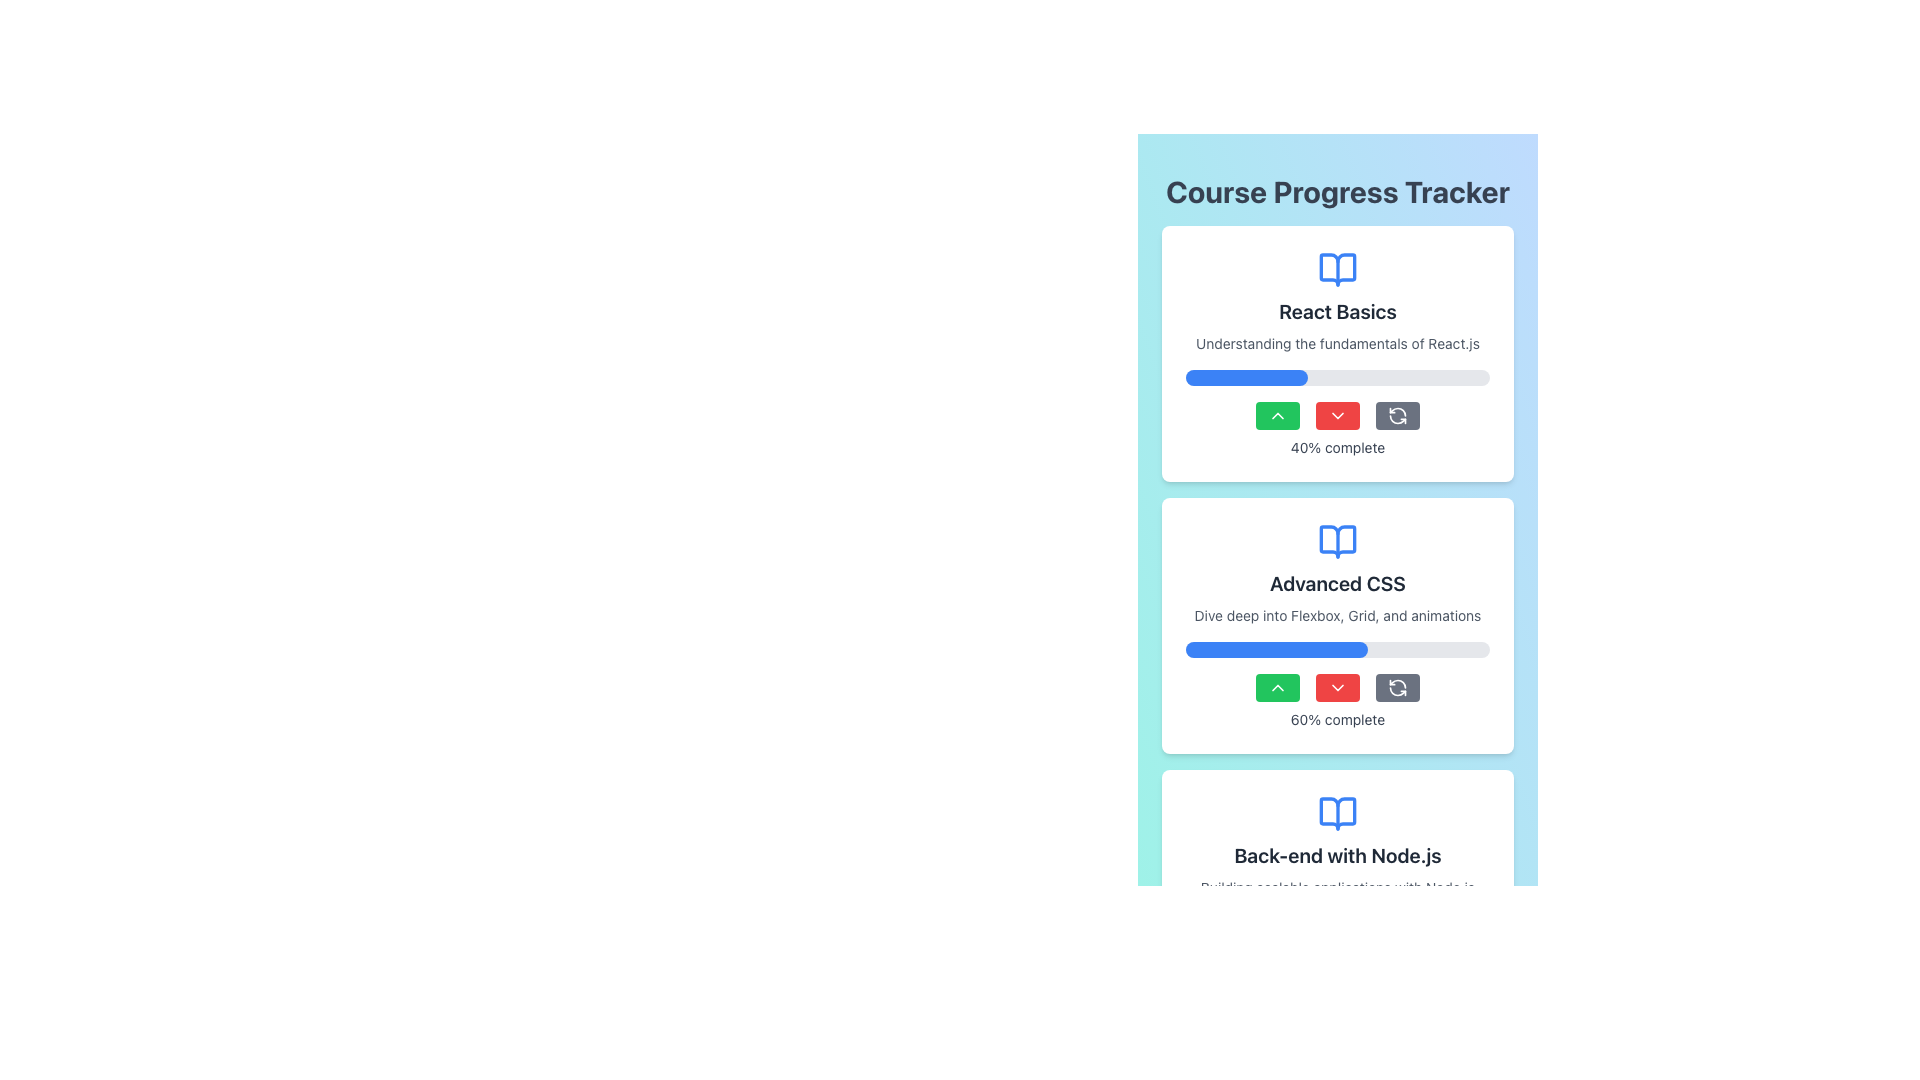  Describe the element at coordinates (1338, 813) in the screenshot. I see `the open book icon, which is part of the card titled 'Back-end with Node.js', located at the top-center region of the card` at that location.